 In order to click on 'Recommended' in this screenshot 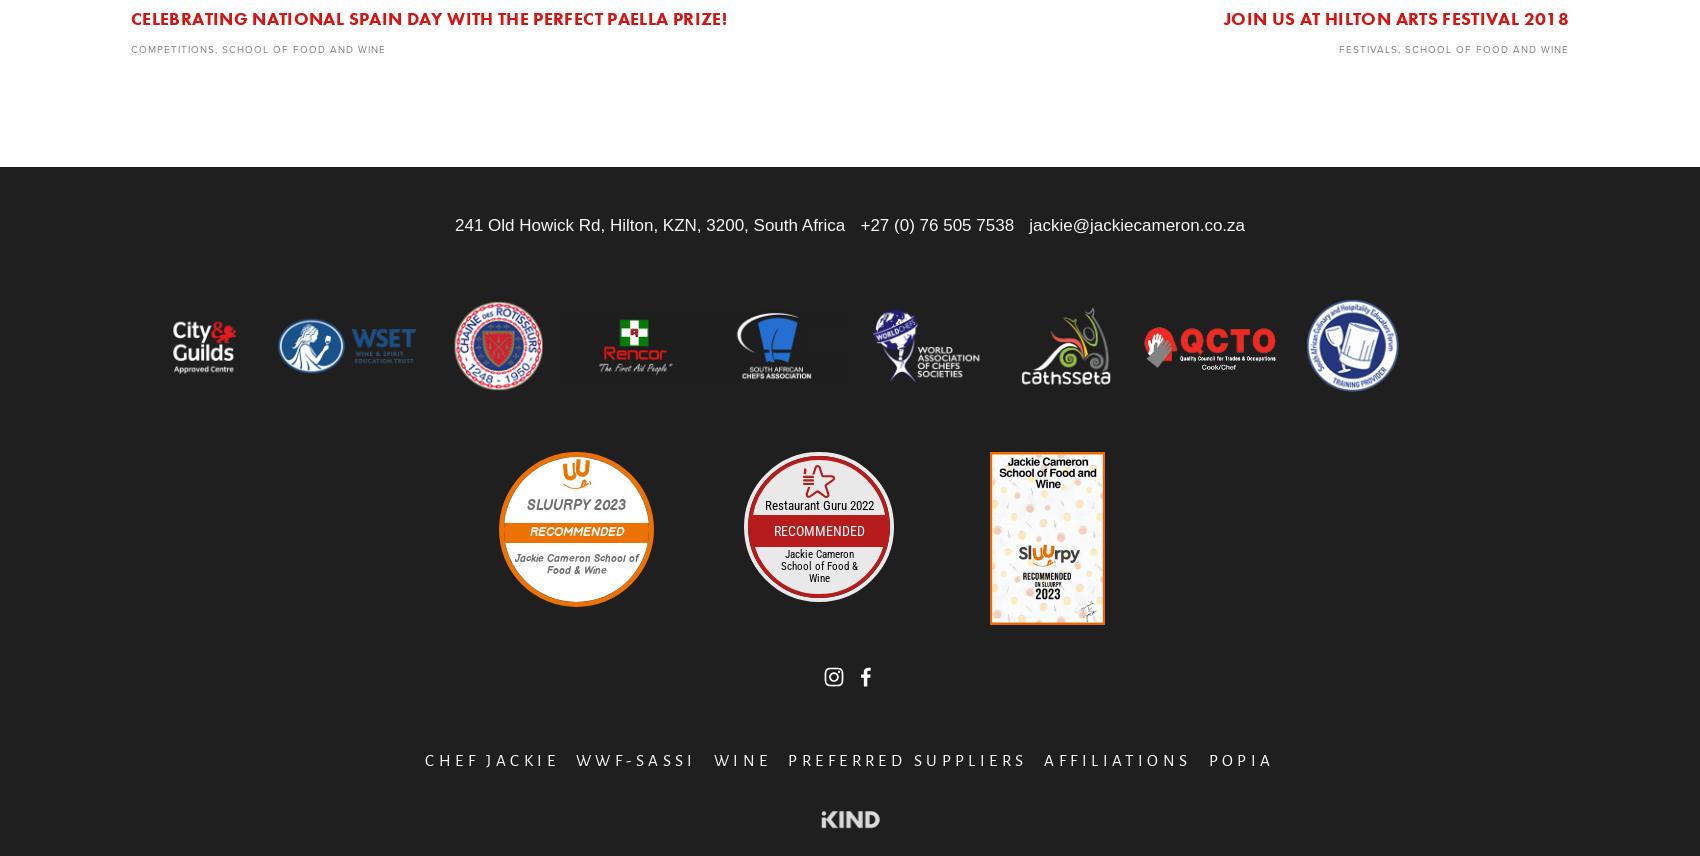, I will do `click(817, 530)`.